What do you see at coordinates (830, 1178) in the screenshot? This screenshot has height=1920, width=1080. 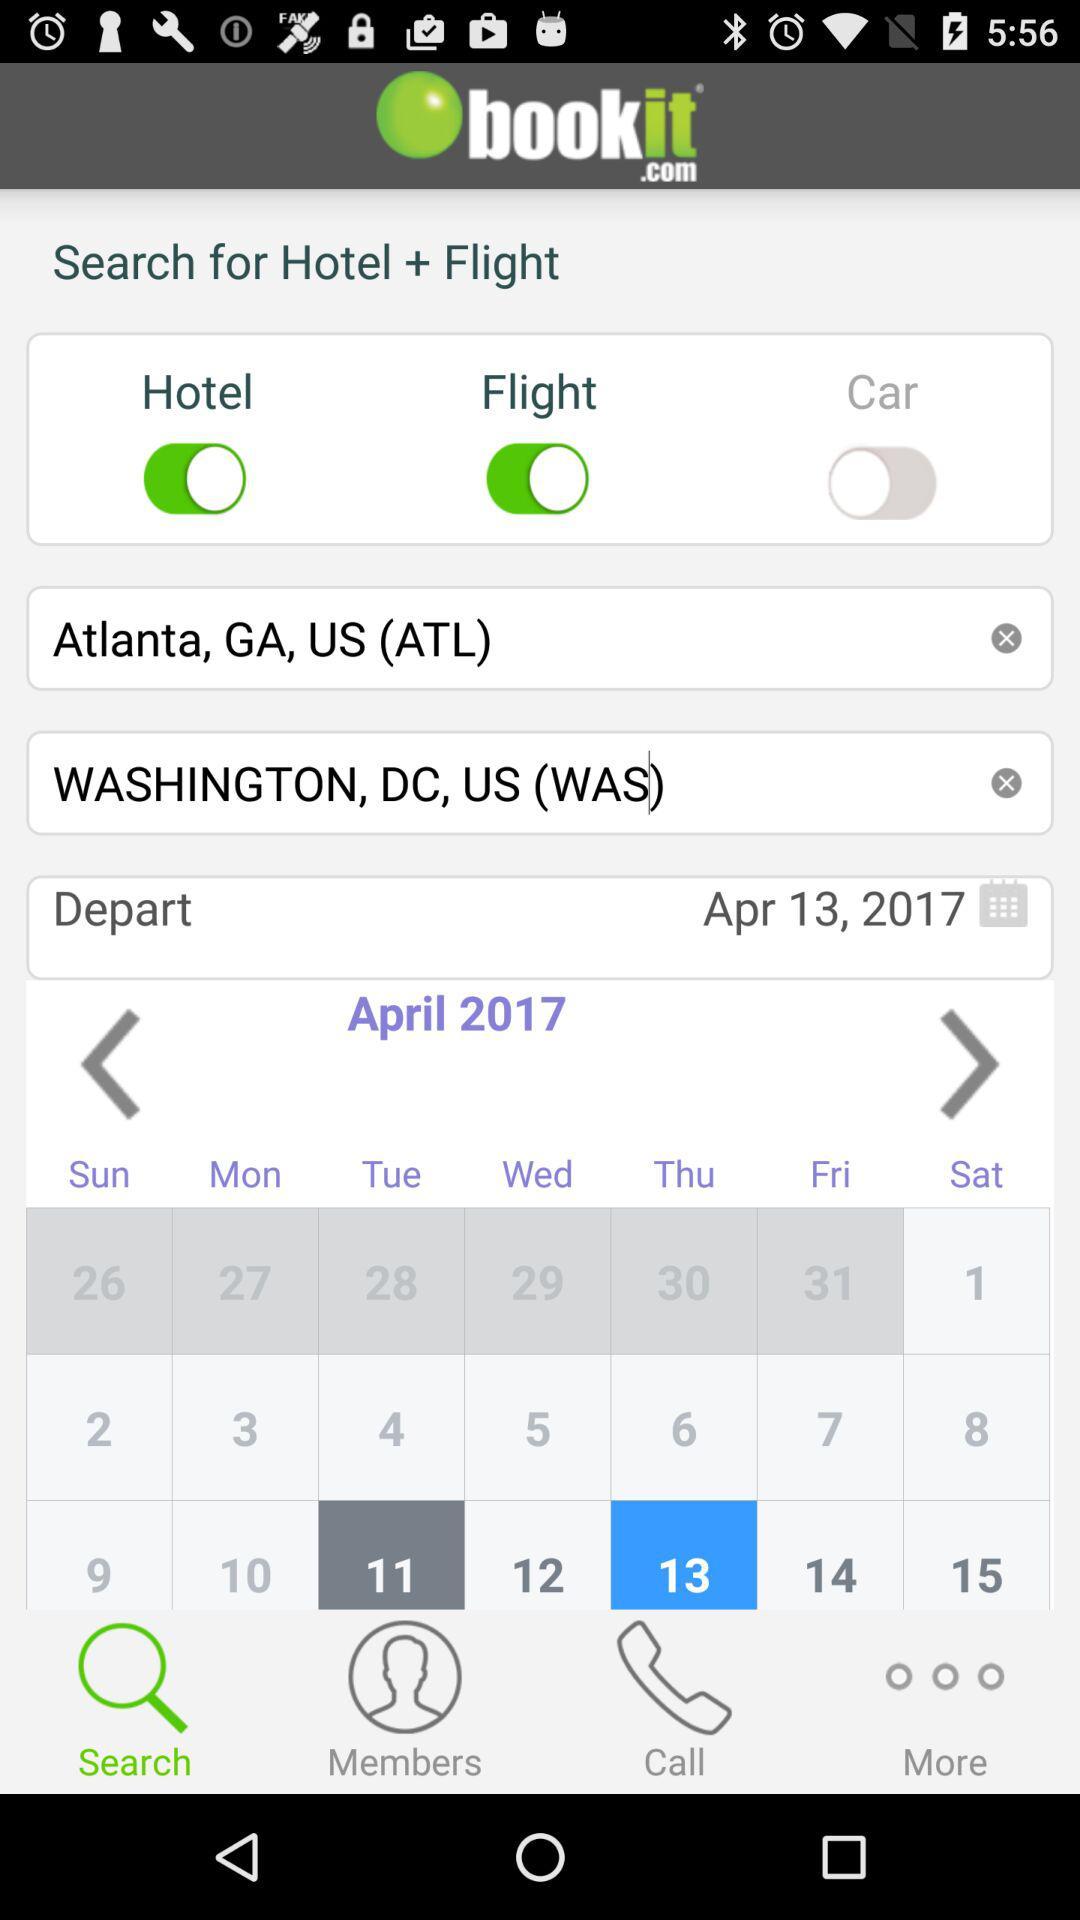 I see `fri app` at bounding box center [830, 1178].